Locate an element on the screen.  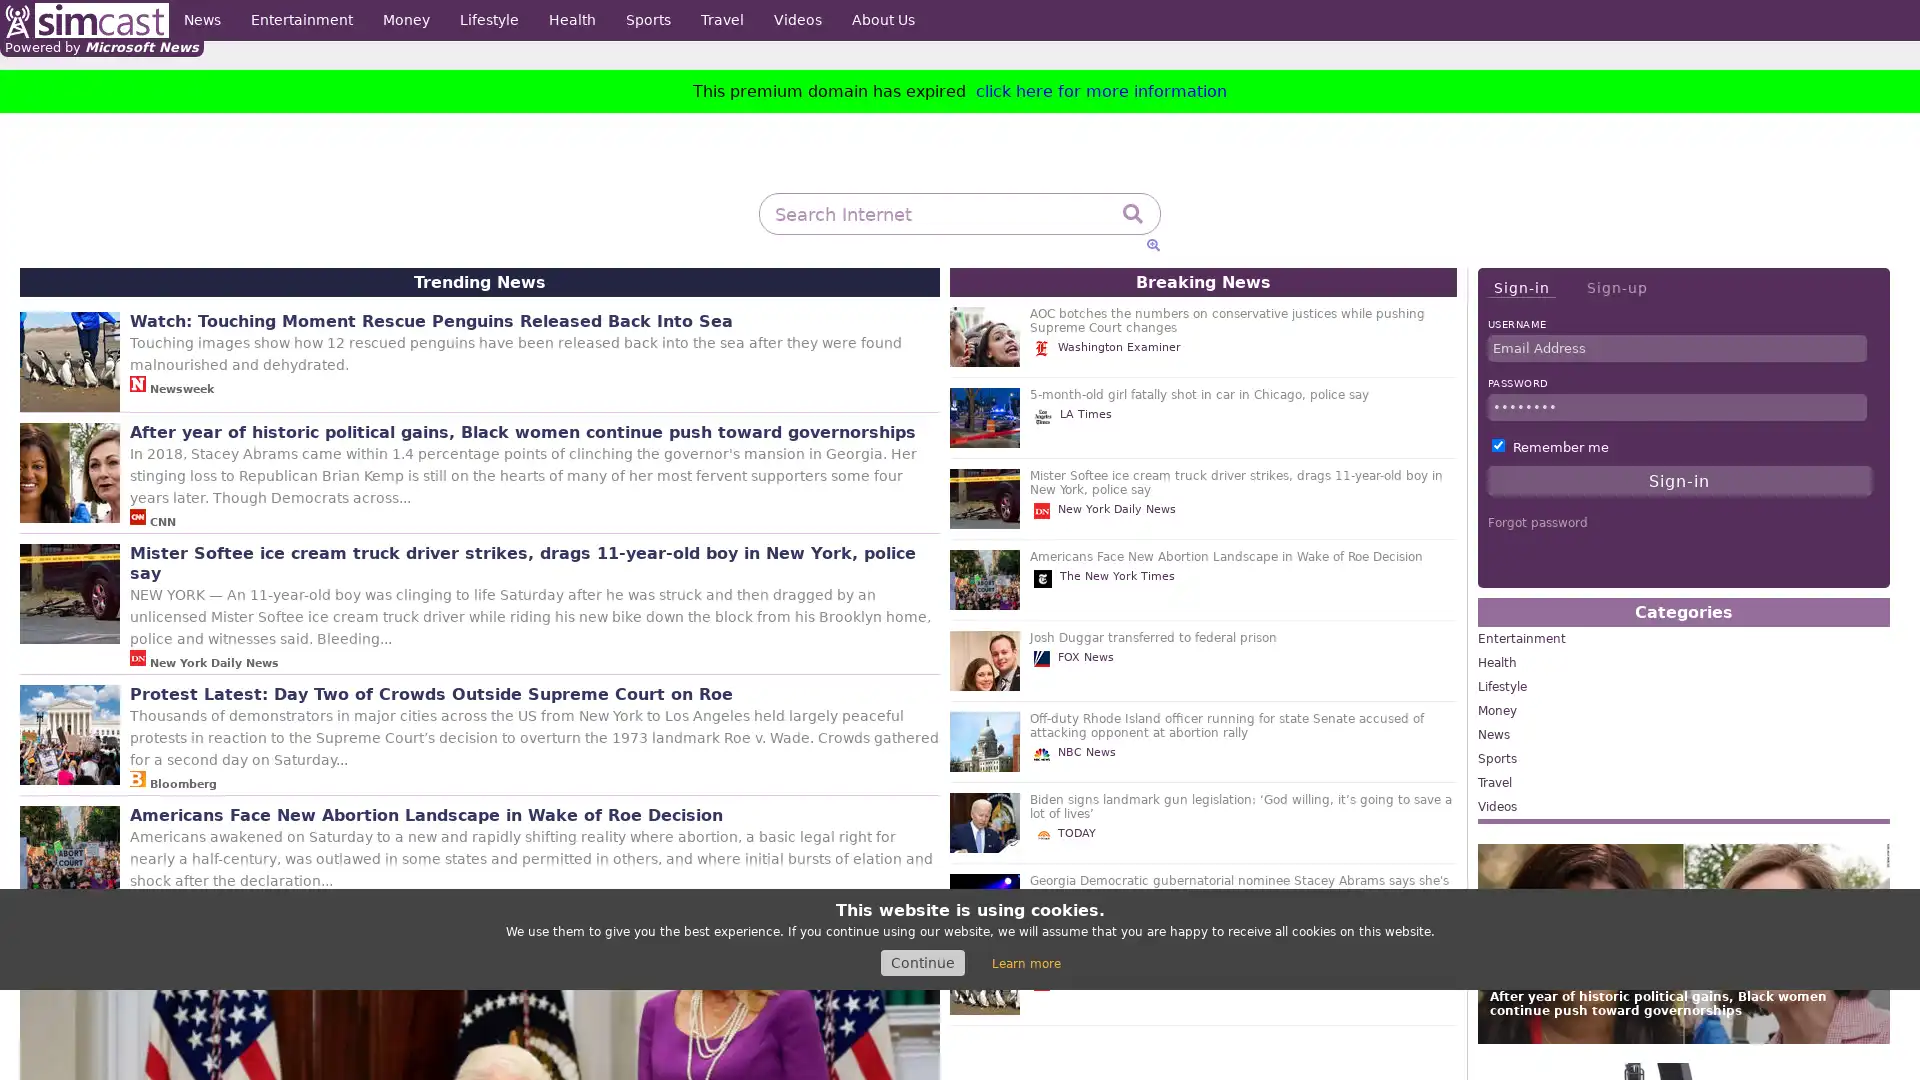
Sign-in is located at coordinates (1679, 481).